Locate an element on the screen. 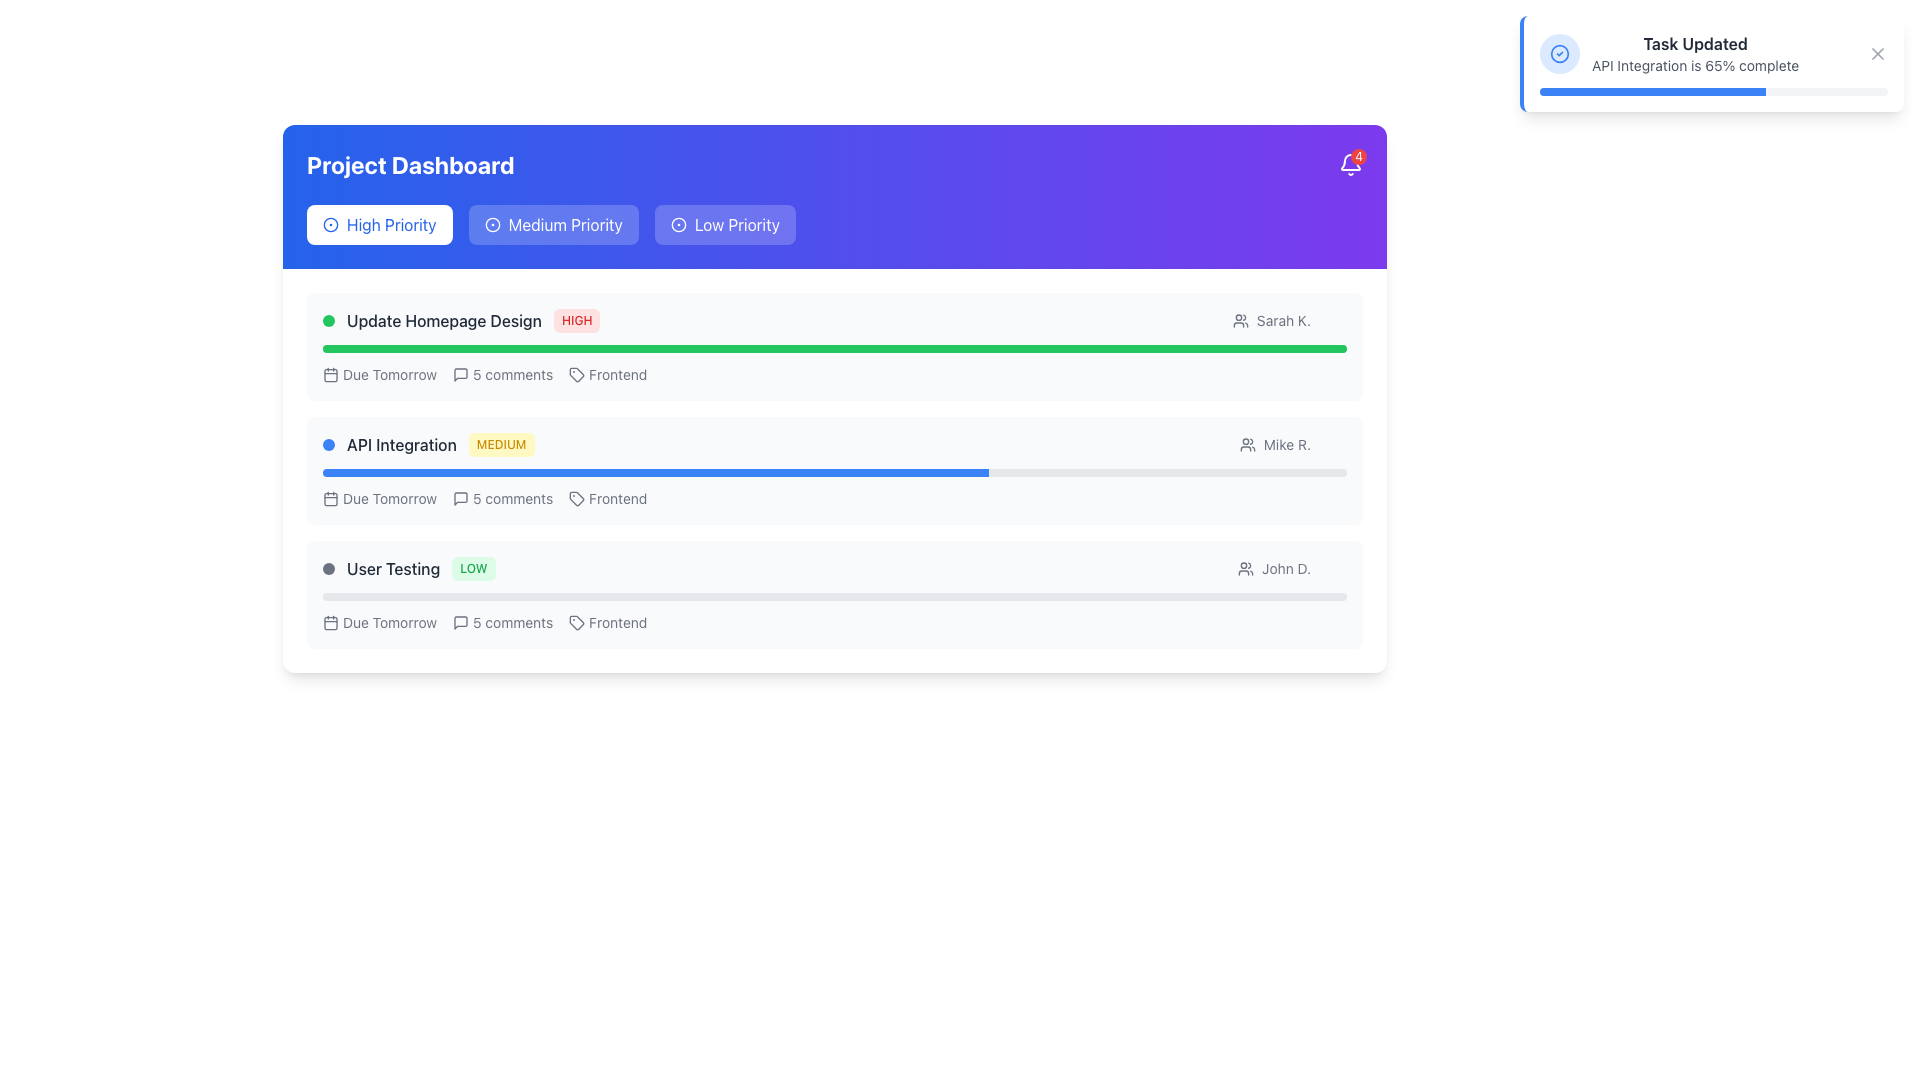 The height and width of the screenshot is (1080, 1920). 'Frontend' text label located within the 'API Integration' task card, below the 'Due Tomorrow' date and comment count, and next to the tag icon is located at coordinates (617, 497).